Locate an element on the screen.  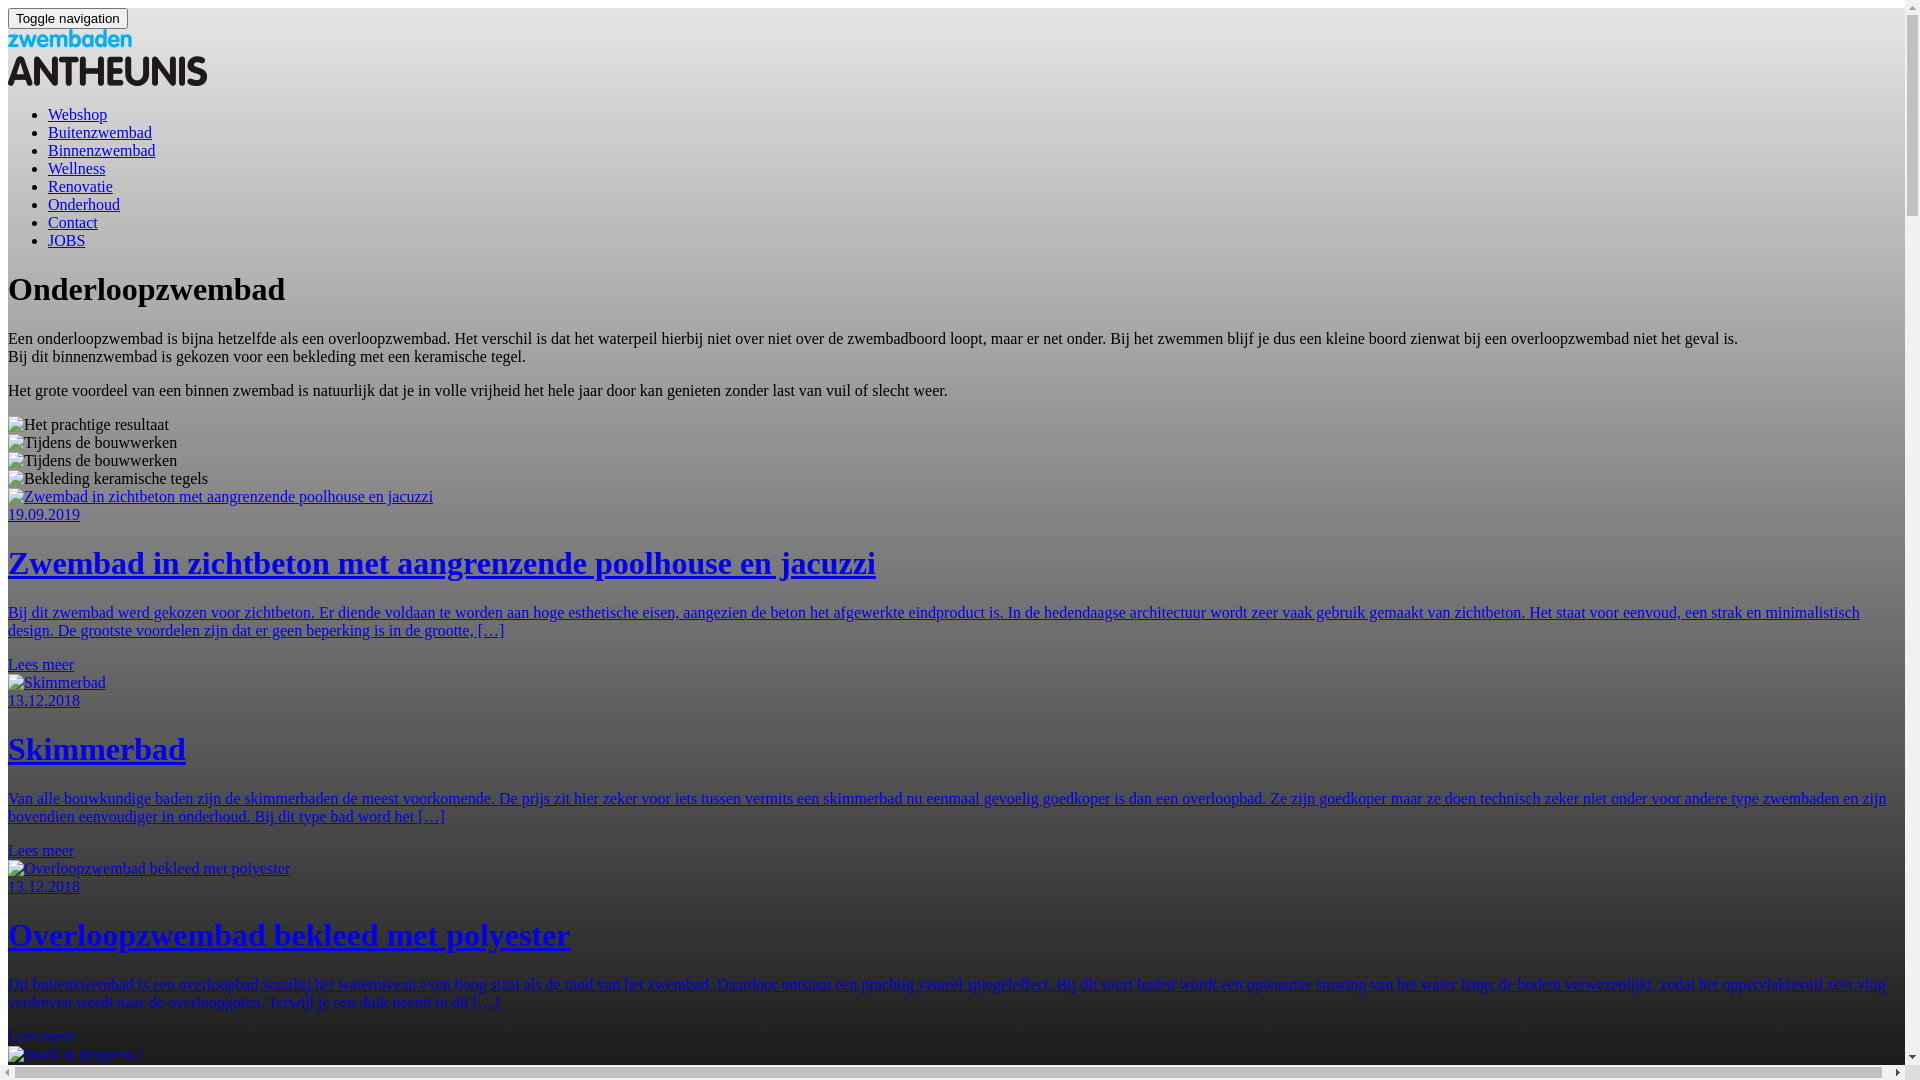
'Binnenzwembad' is located at coordinates (100, 149).